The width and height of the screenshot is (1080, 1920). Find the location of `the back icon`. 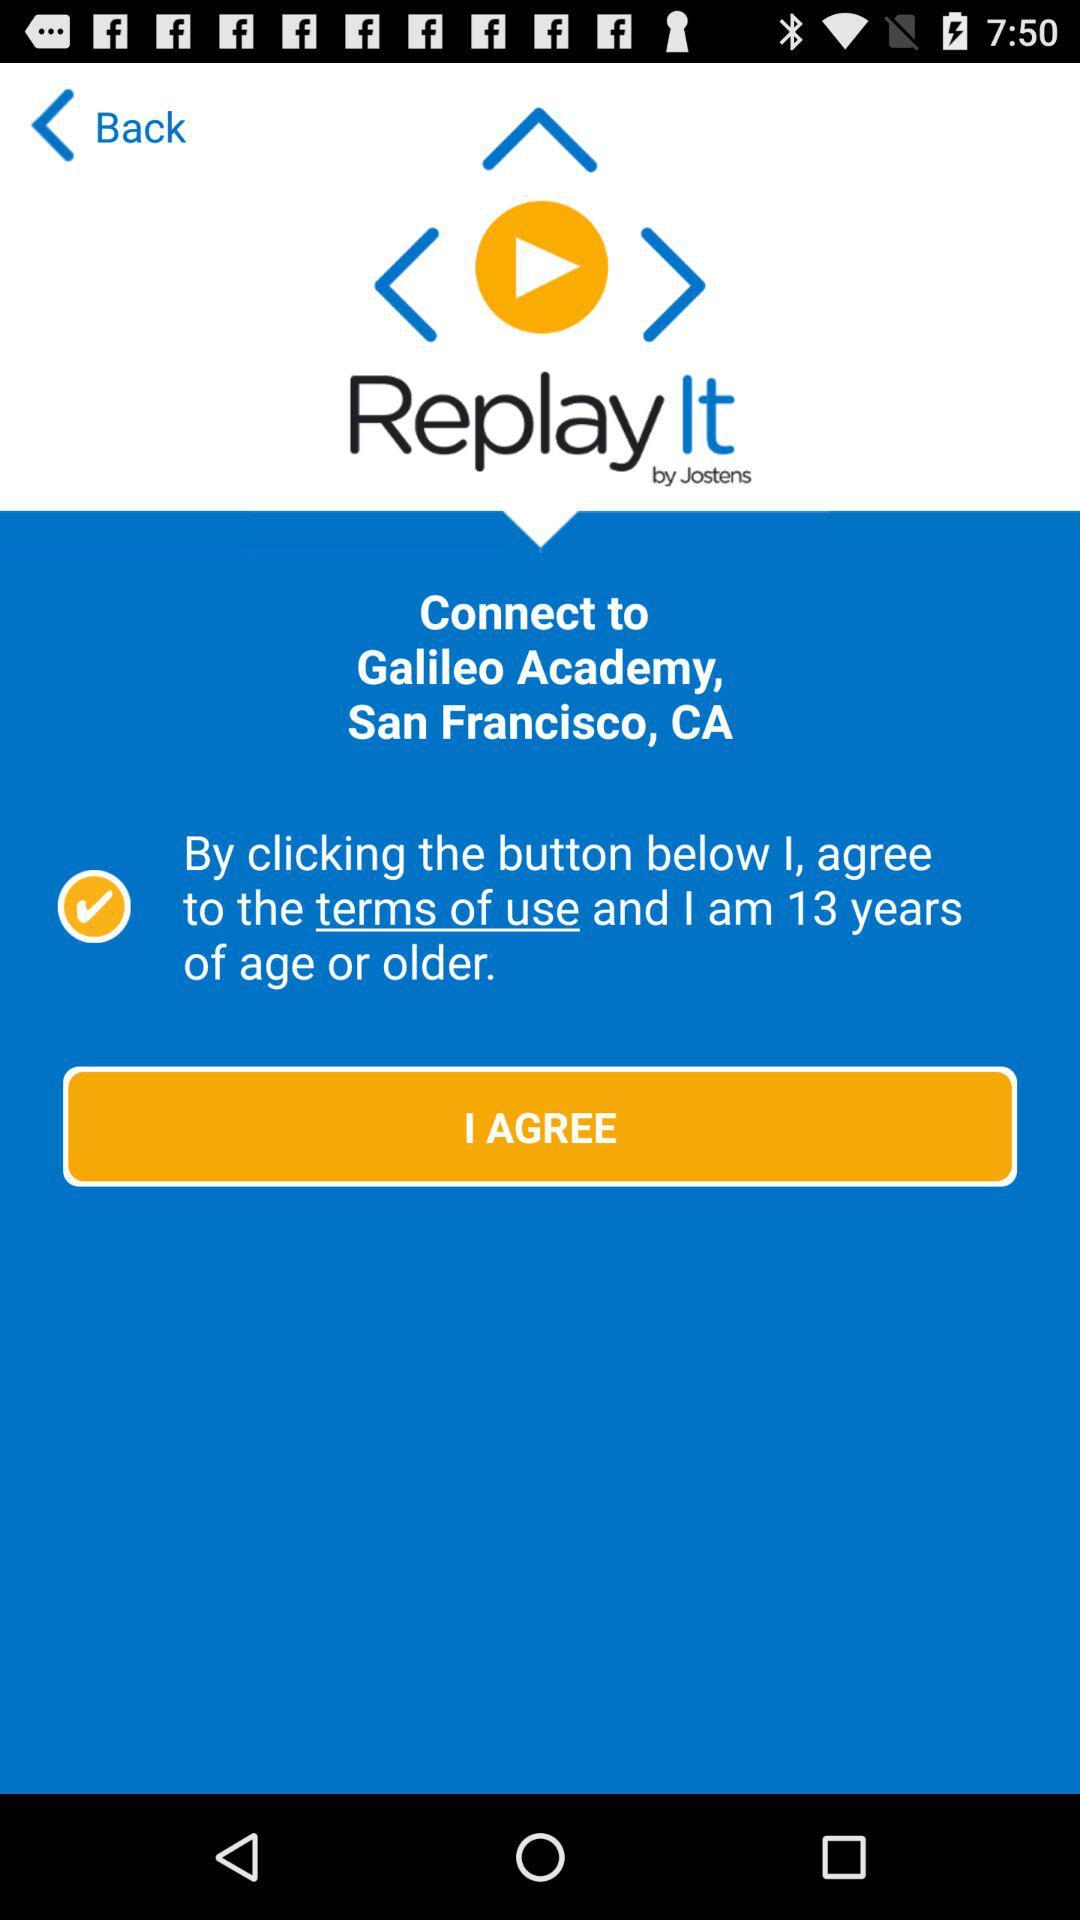

the back icon is located at coordinates (103, 124).